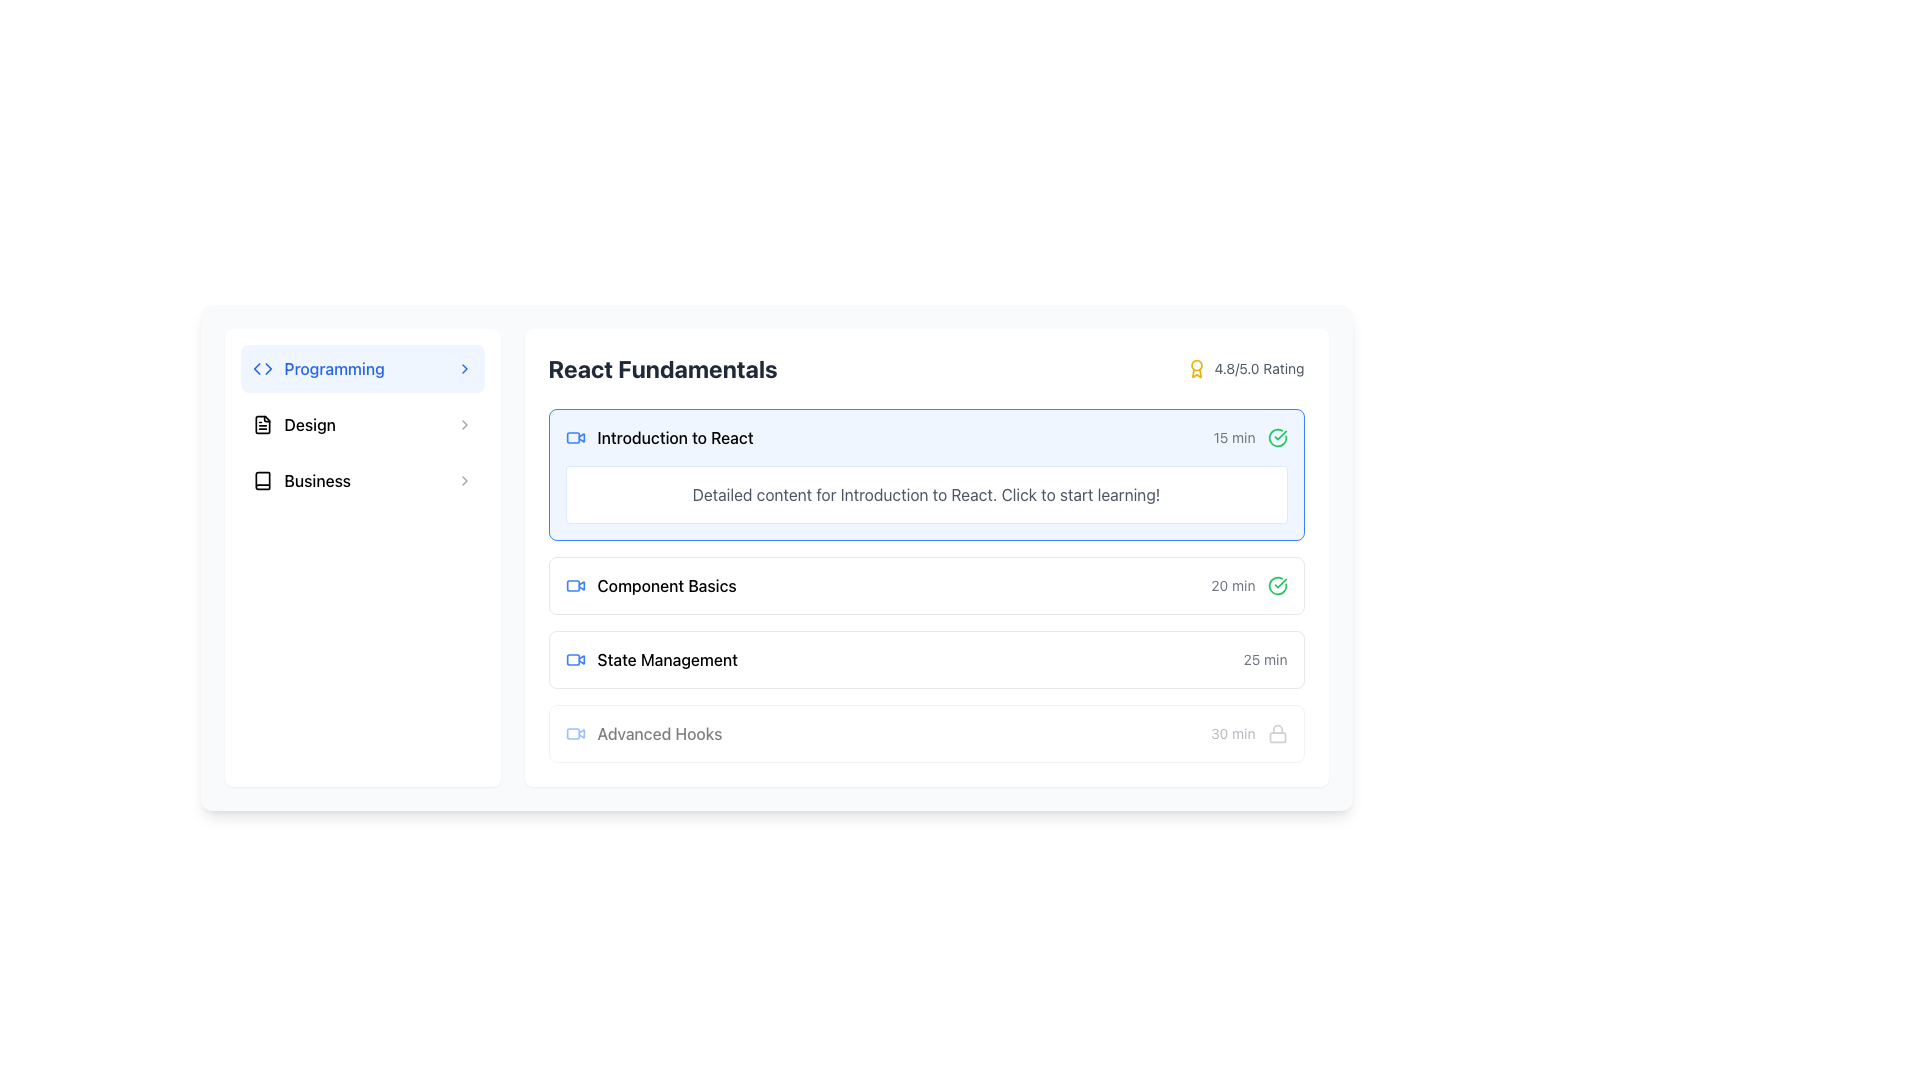 Image resolution: width=1920 pixels, height=1080 pixels. I want to click on estimated time required for completing the lesson 'Component Basics' from the text label located to the left of the green check icon in the same row, so click(1232, 585).